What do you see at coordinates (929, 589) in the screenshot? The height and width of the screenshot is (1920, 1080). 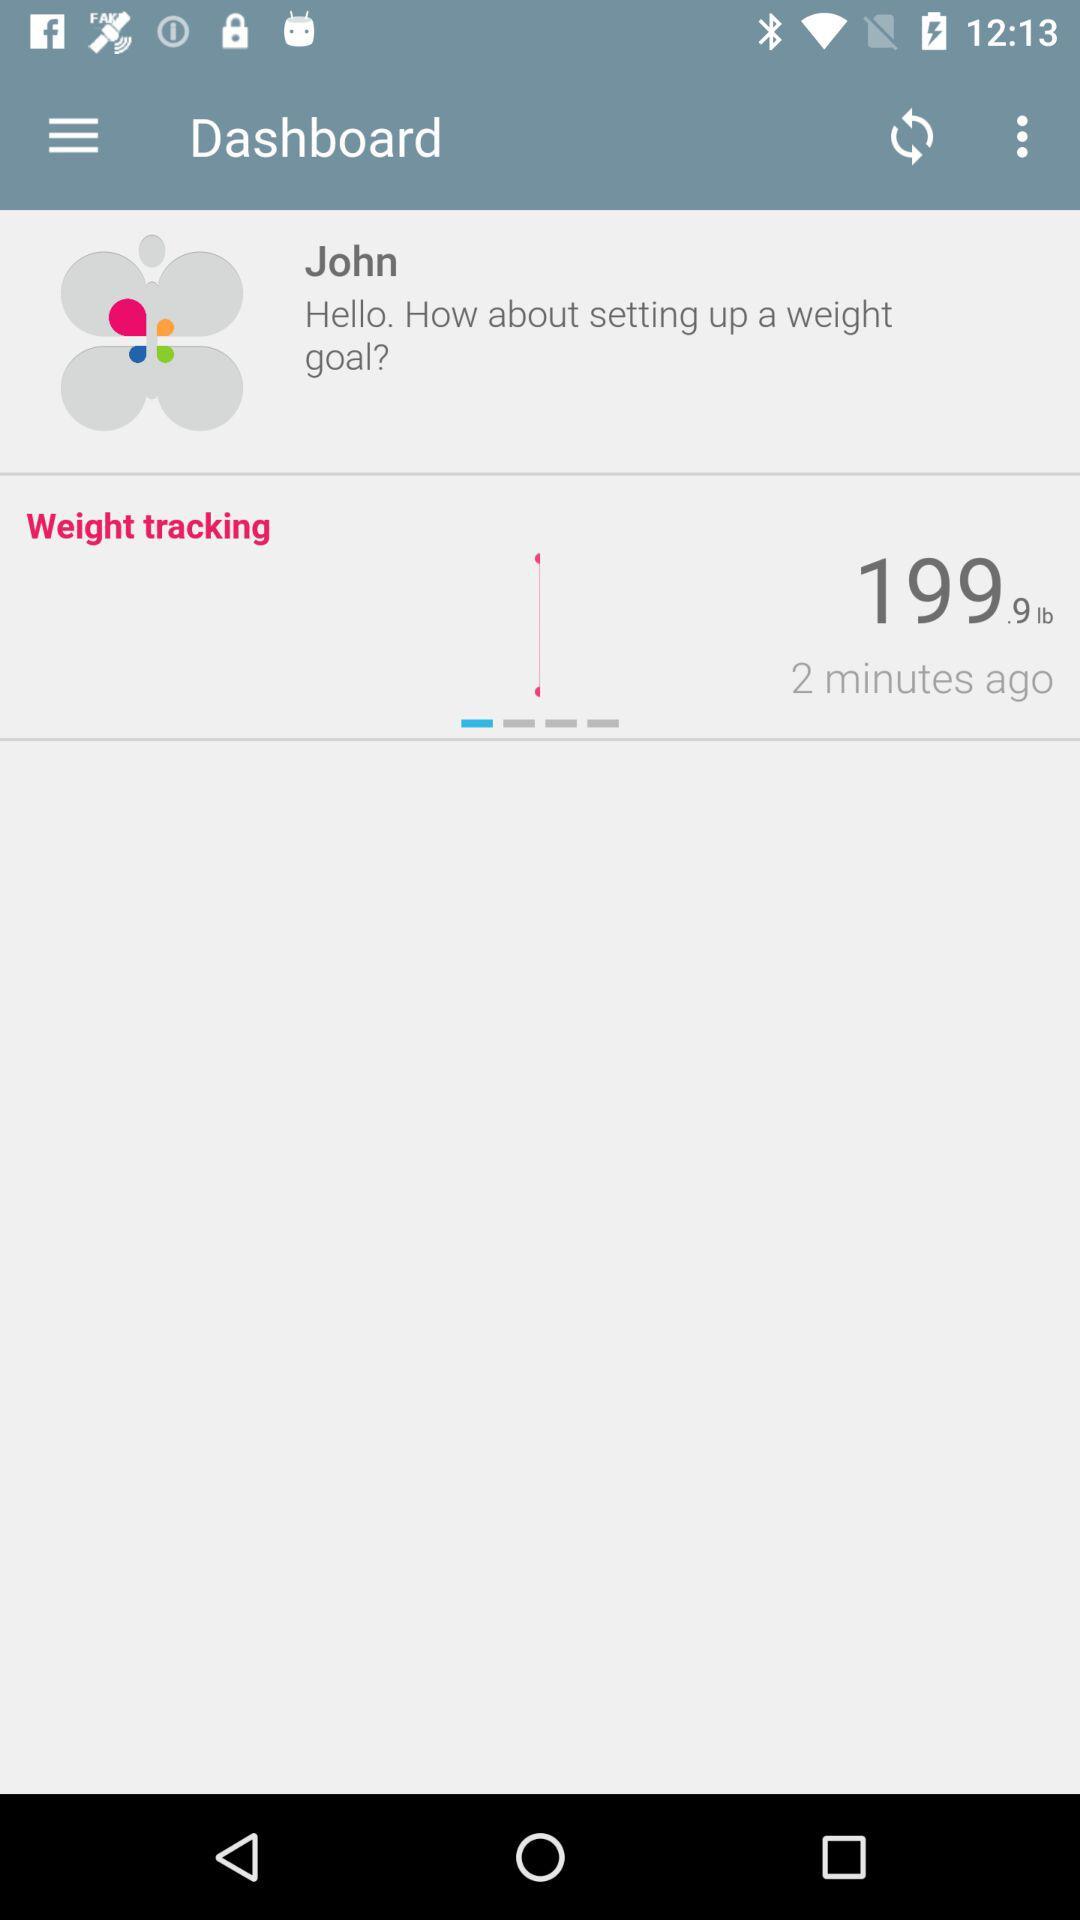 I see `item above 2 minutes ago item` at bounding box center [929, 589].